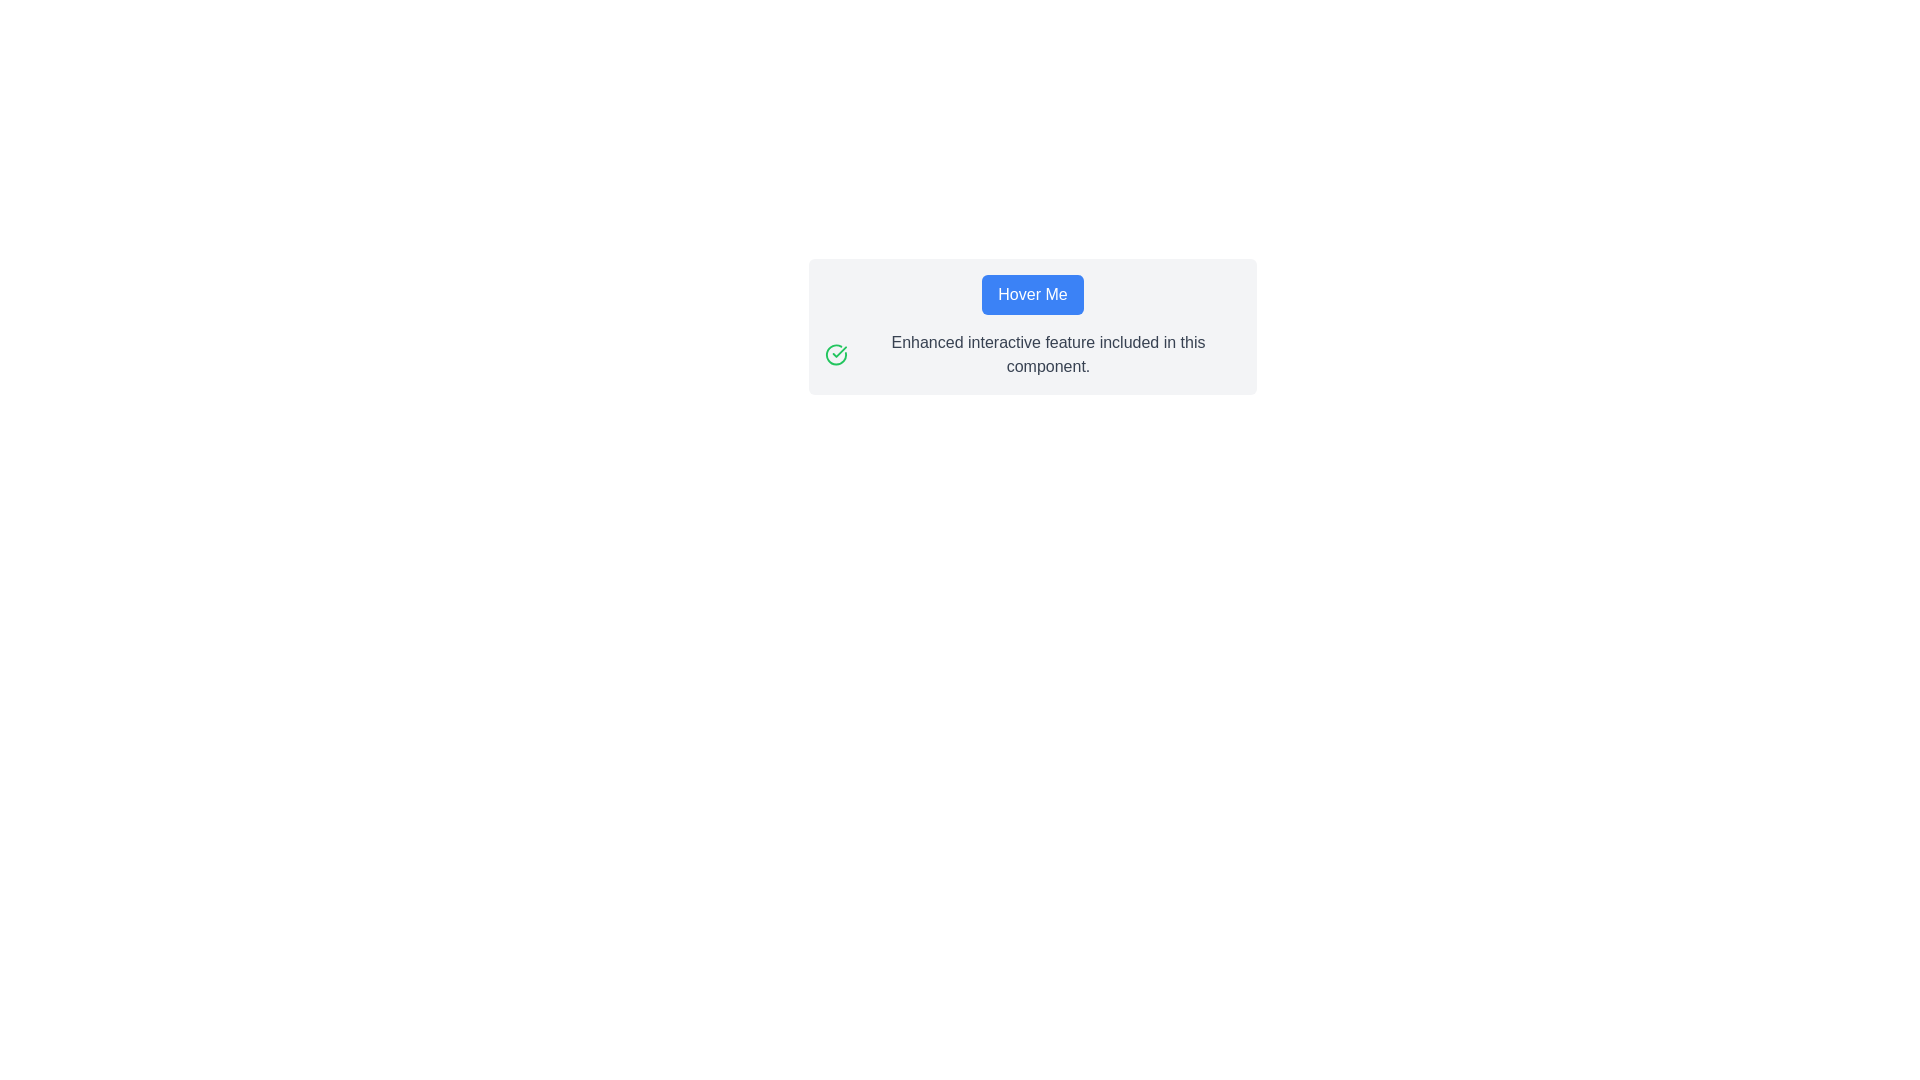 The image size is (1920, 1080). I want to click on the informational text element located to the right of the green check icon and below the 'Hover Me' button, so click(1047, 353).